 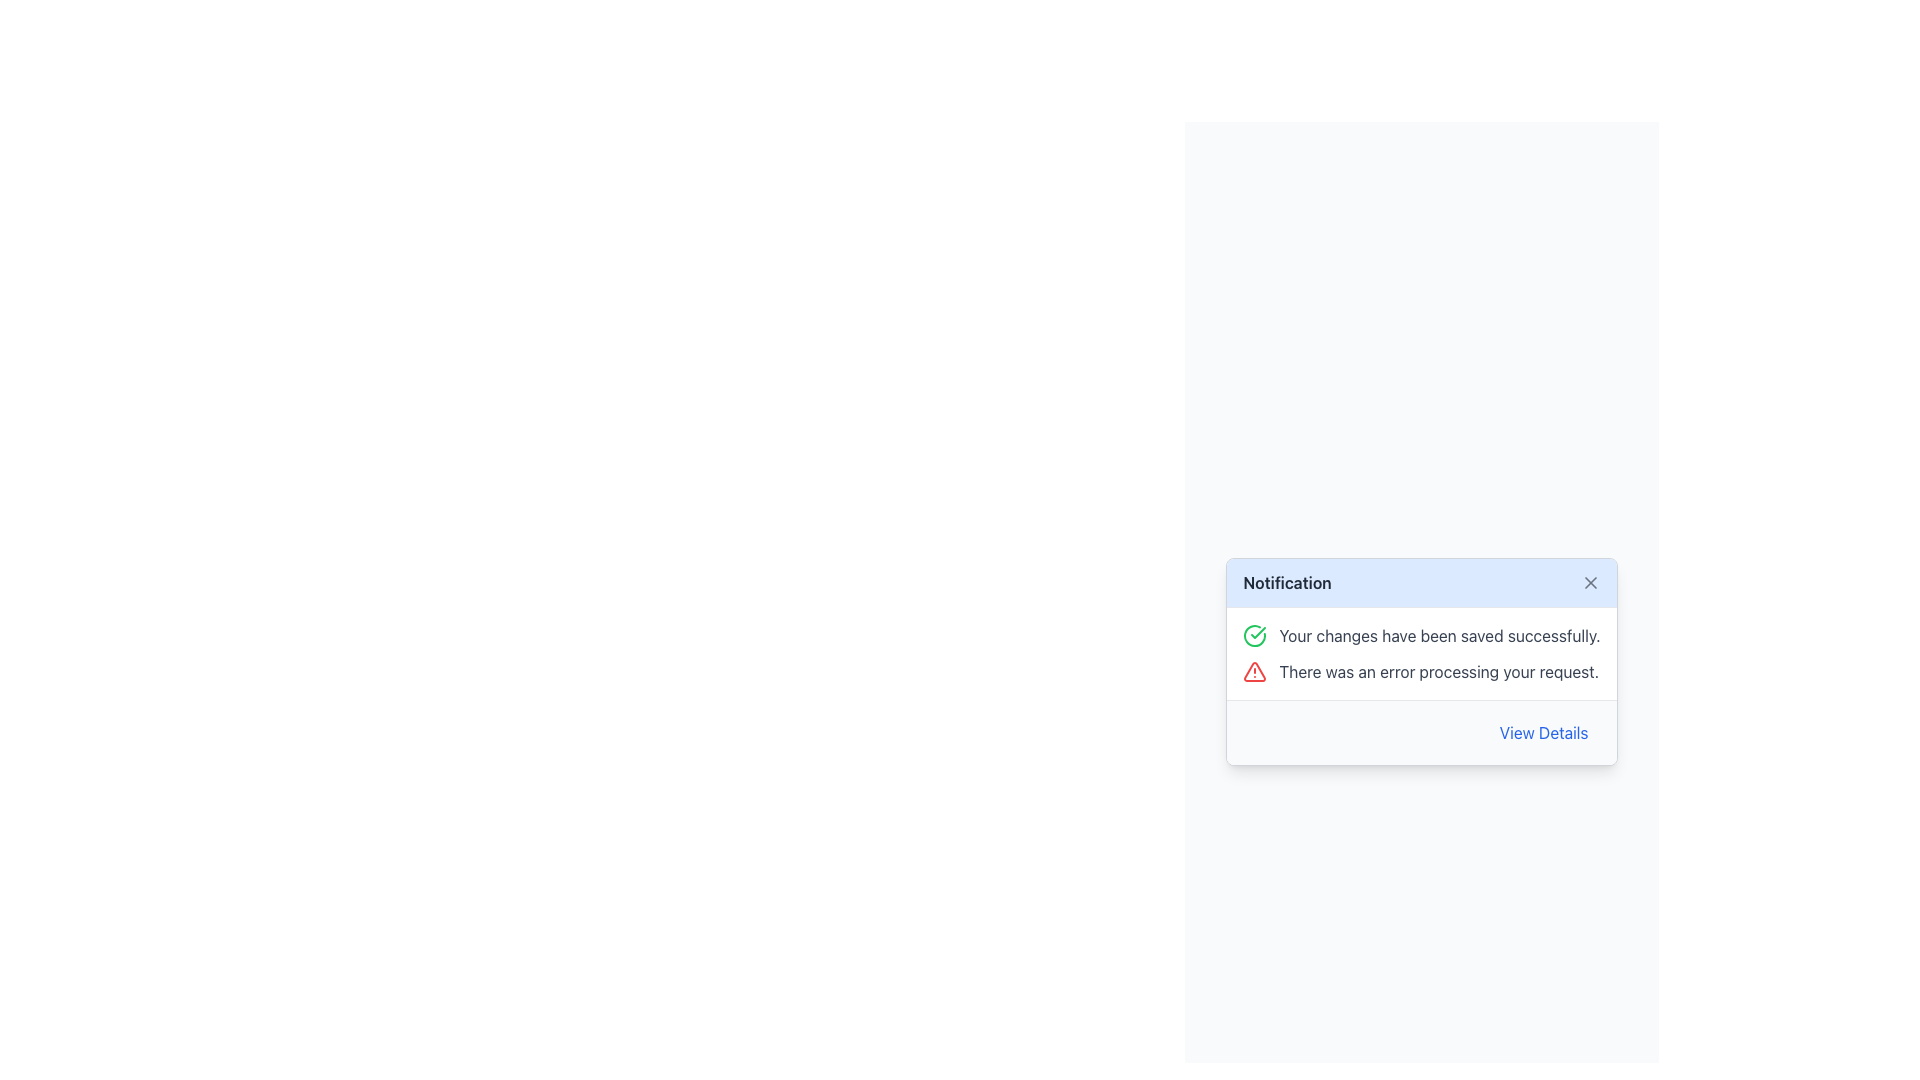 What do you see at coordinates (1254, 671) in the screenshot?
I see `the triangle alert icon which indicates a warning or error state` at bounding box center [1254, 671].